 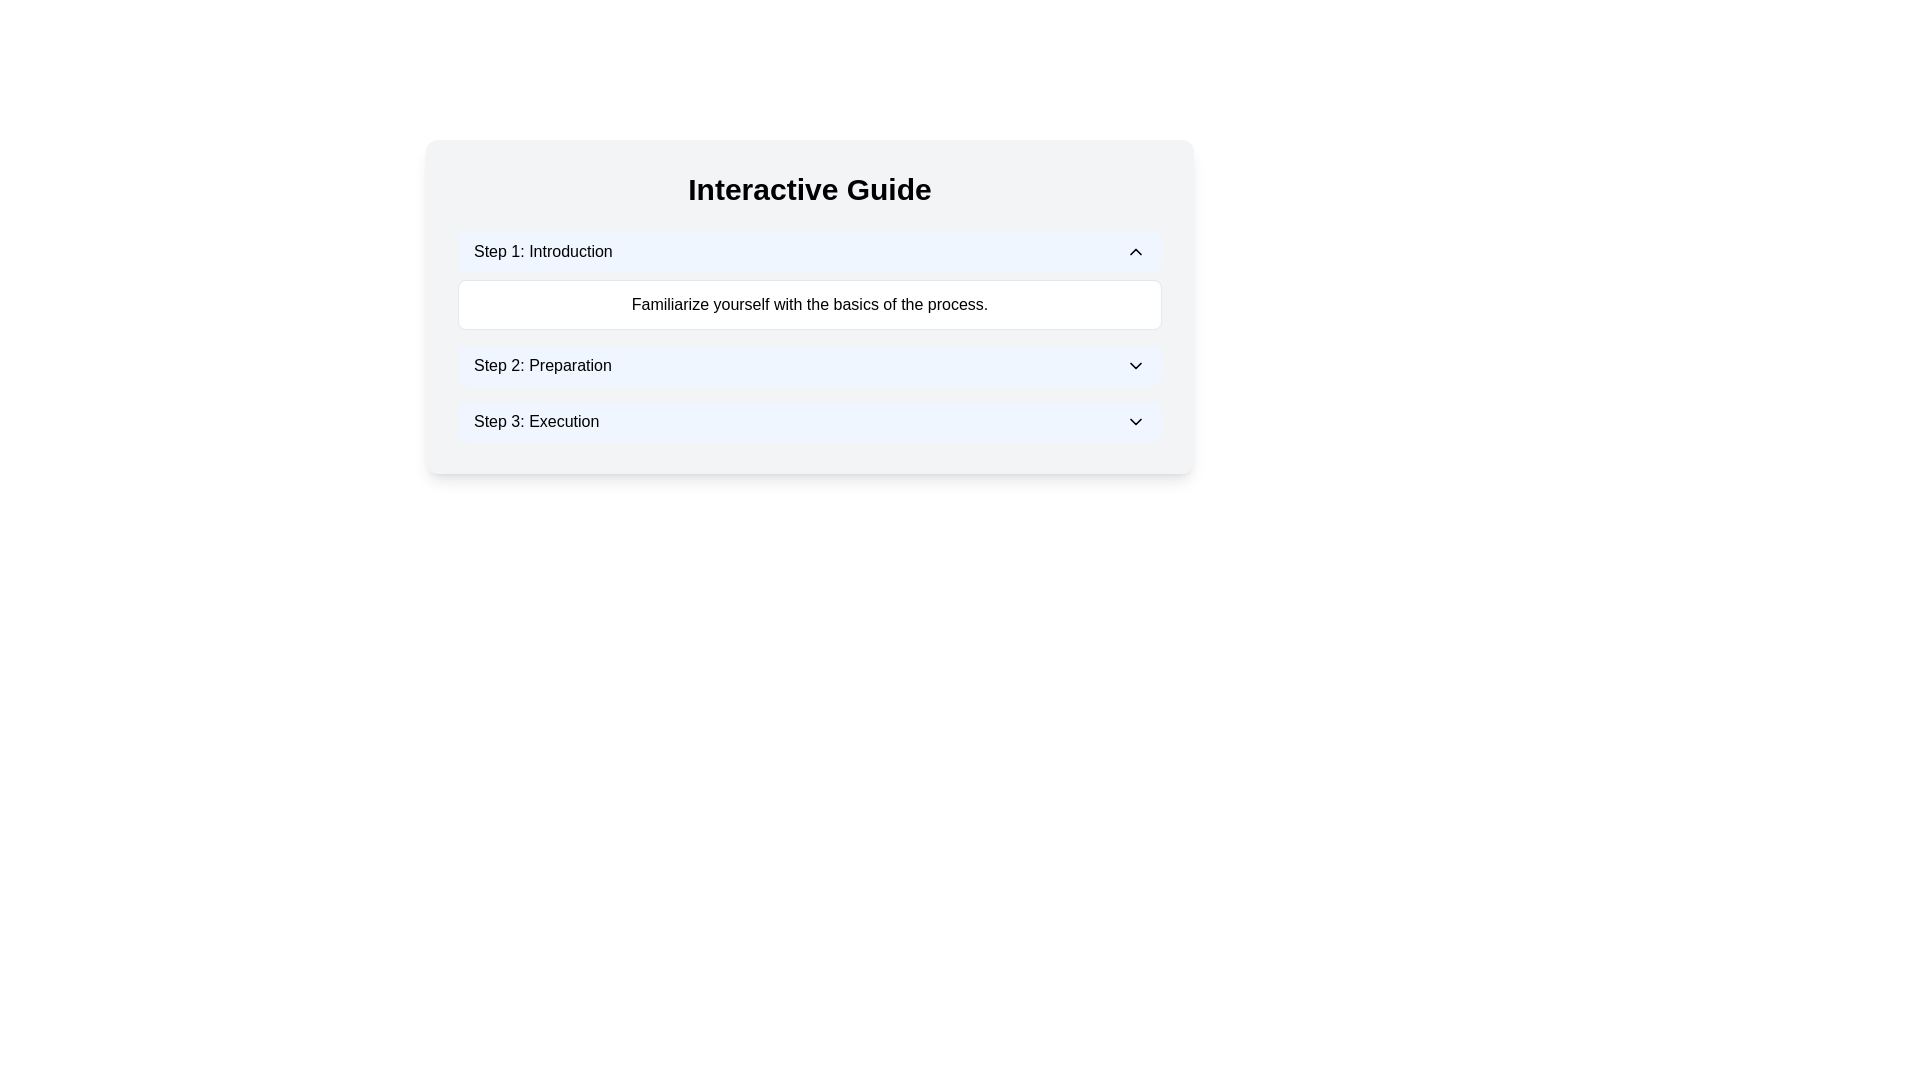 What do you see at coordinates (1136, 420) in the screenshot?
I see `the small downward-pointing chevron icon that indicates the dropdown for 'Step 3: Execution'` at bounding box center [1136, 420].